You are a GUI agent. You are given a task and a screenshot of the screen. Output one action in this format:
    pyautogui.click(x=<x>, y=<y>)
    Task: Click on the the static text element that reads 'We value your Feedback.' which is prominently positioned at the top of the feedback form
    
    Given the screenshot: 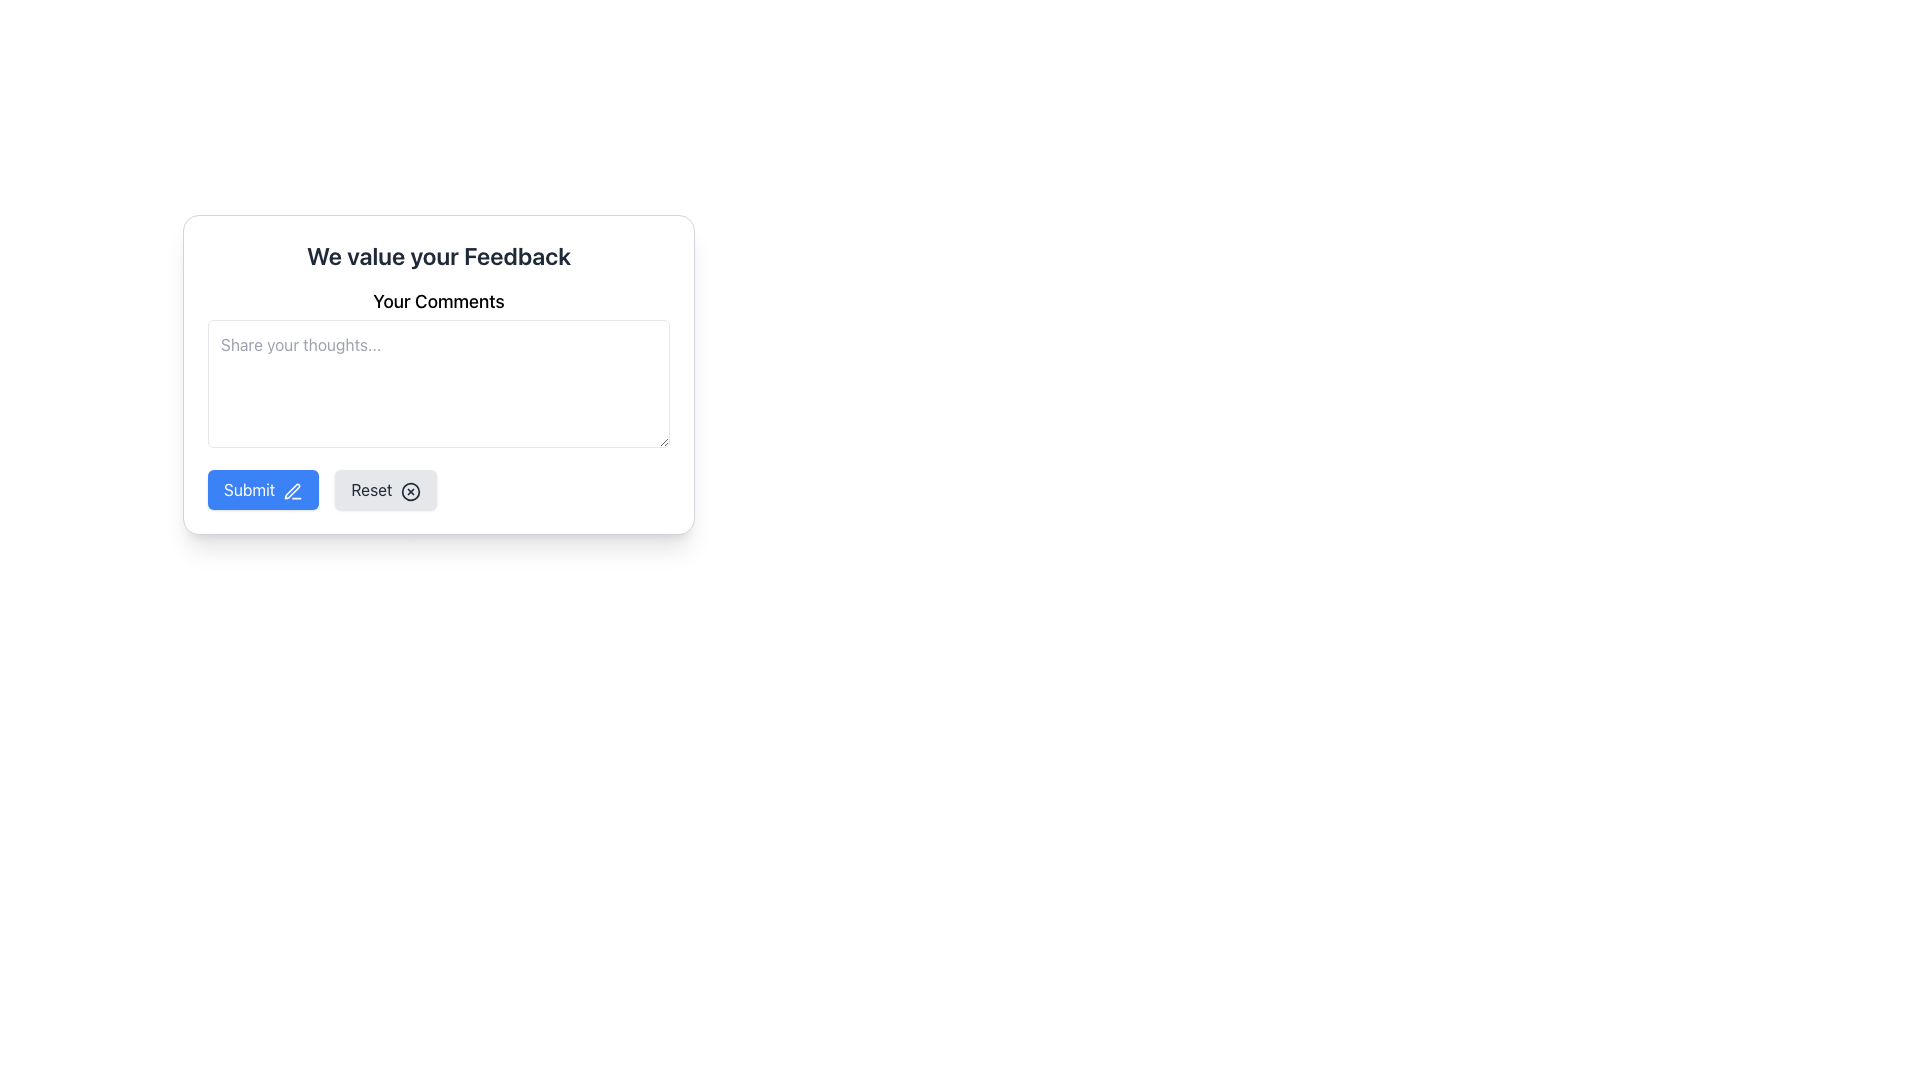 What is the action you would take?
    pyautogui.click(x=437, y=254)
    